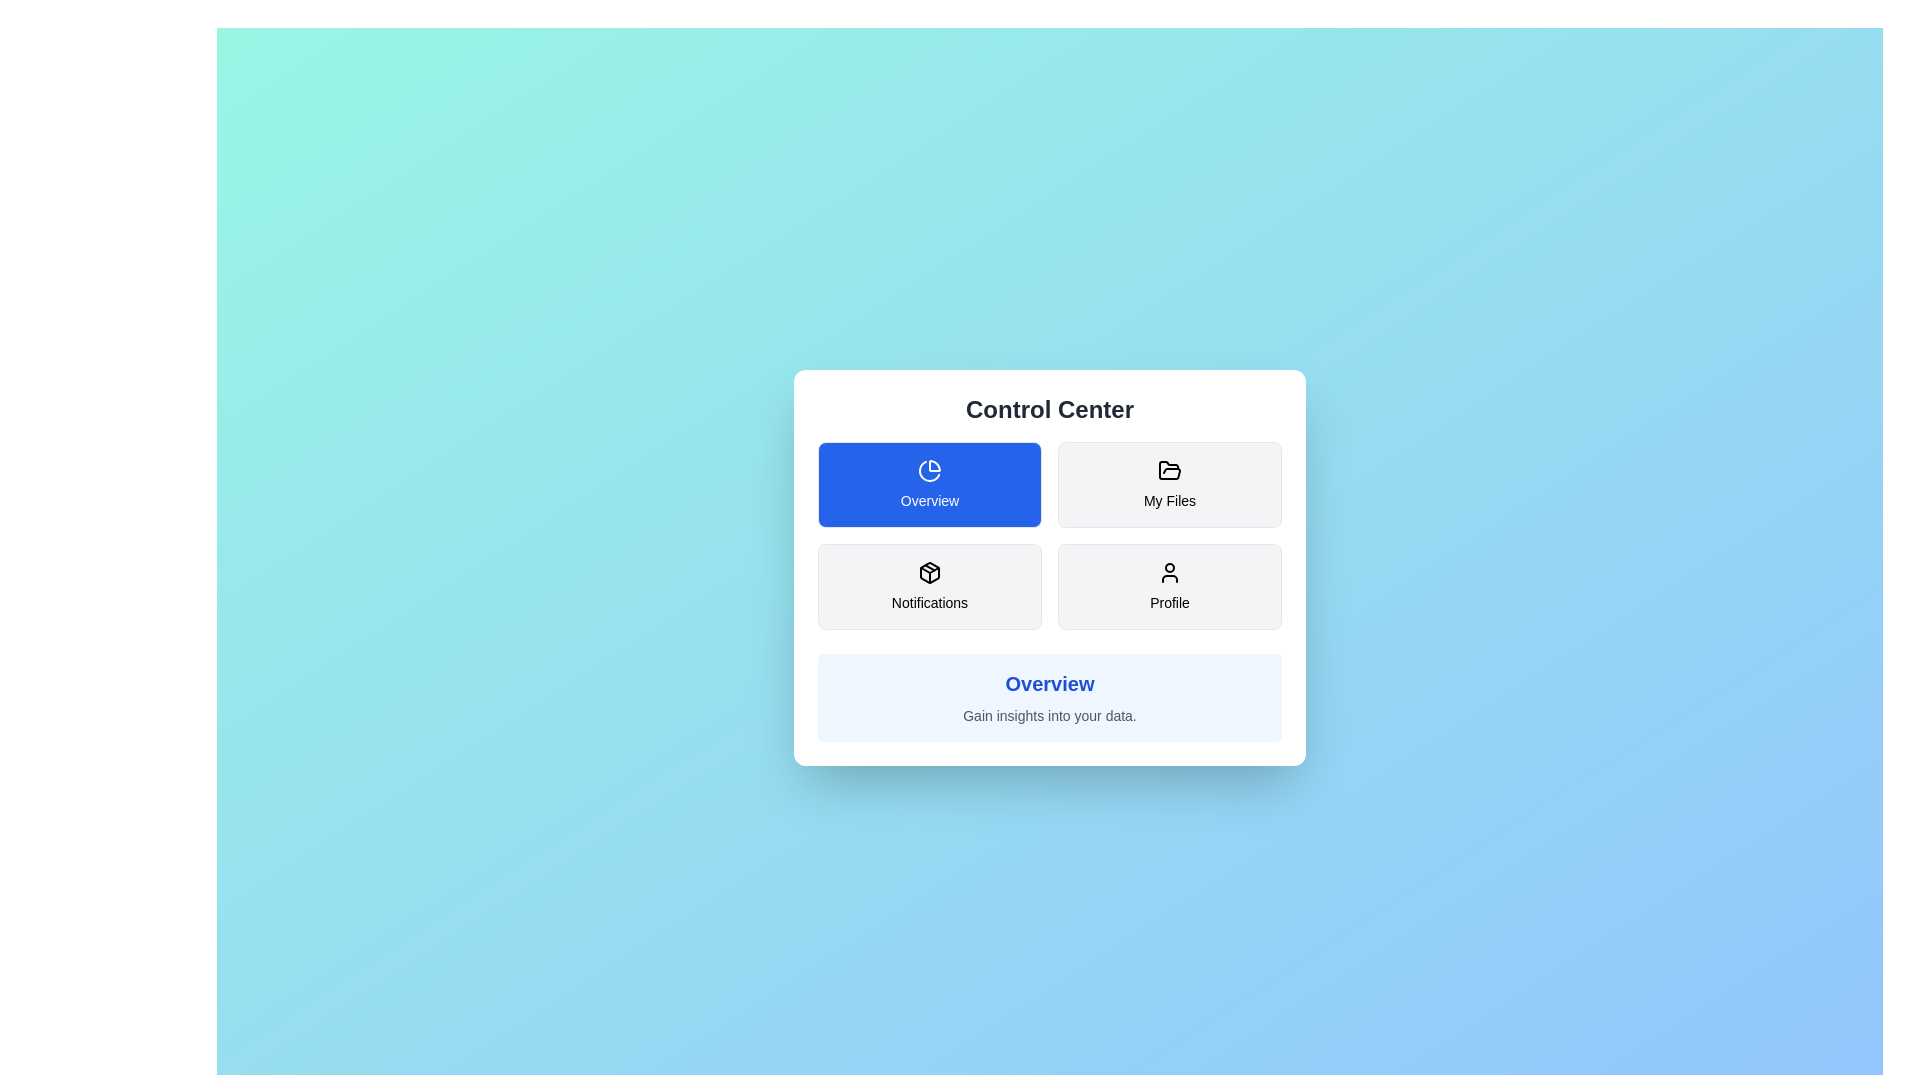  I want to click on the button corresponding to the section Profile, so click(1170, 585).